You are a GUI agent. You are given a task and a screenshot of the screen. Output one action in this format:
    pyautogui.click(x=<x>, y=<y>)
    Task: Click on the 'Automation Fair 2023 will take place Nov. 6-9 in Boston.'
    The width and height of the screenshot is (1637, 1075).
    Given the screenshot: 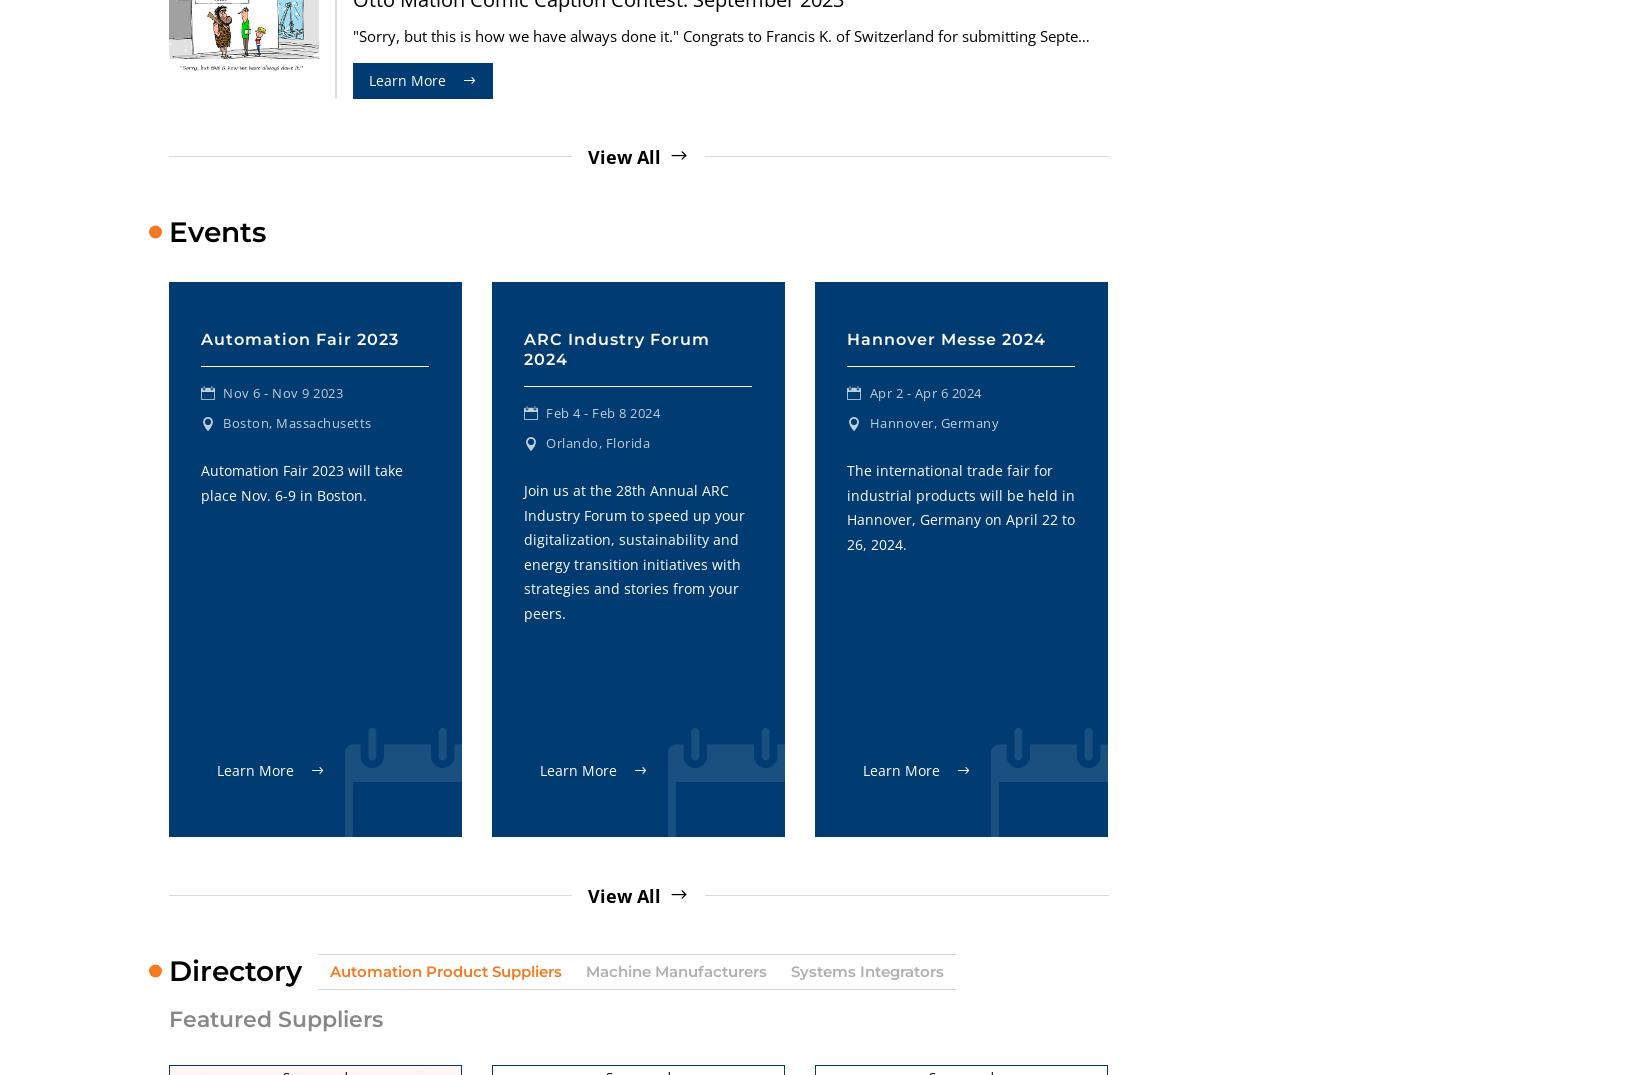 What is the action you would take?
    pyautogui.click(x=300, y=482)
    